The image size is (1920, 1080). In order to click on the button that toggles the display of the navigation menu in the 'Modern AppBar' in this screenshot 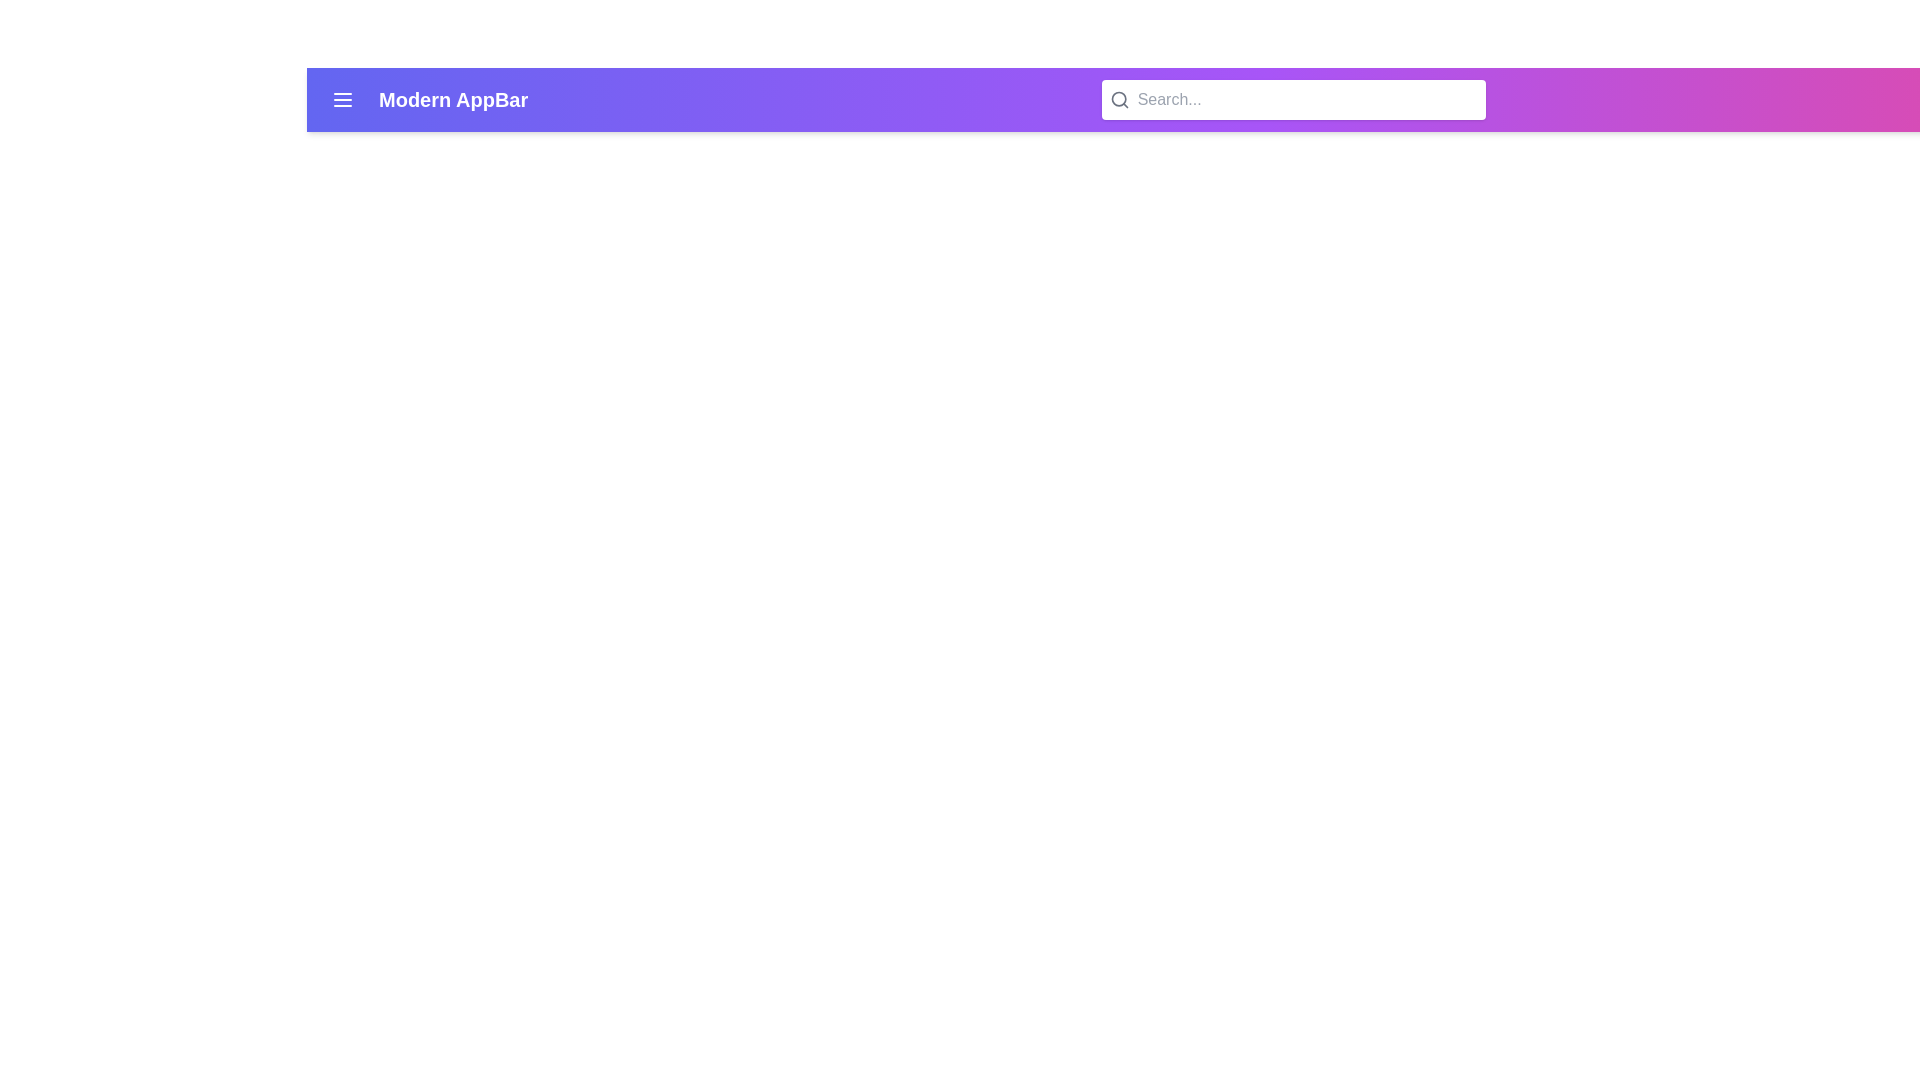, I will do `click(342, 100)`.